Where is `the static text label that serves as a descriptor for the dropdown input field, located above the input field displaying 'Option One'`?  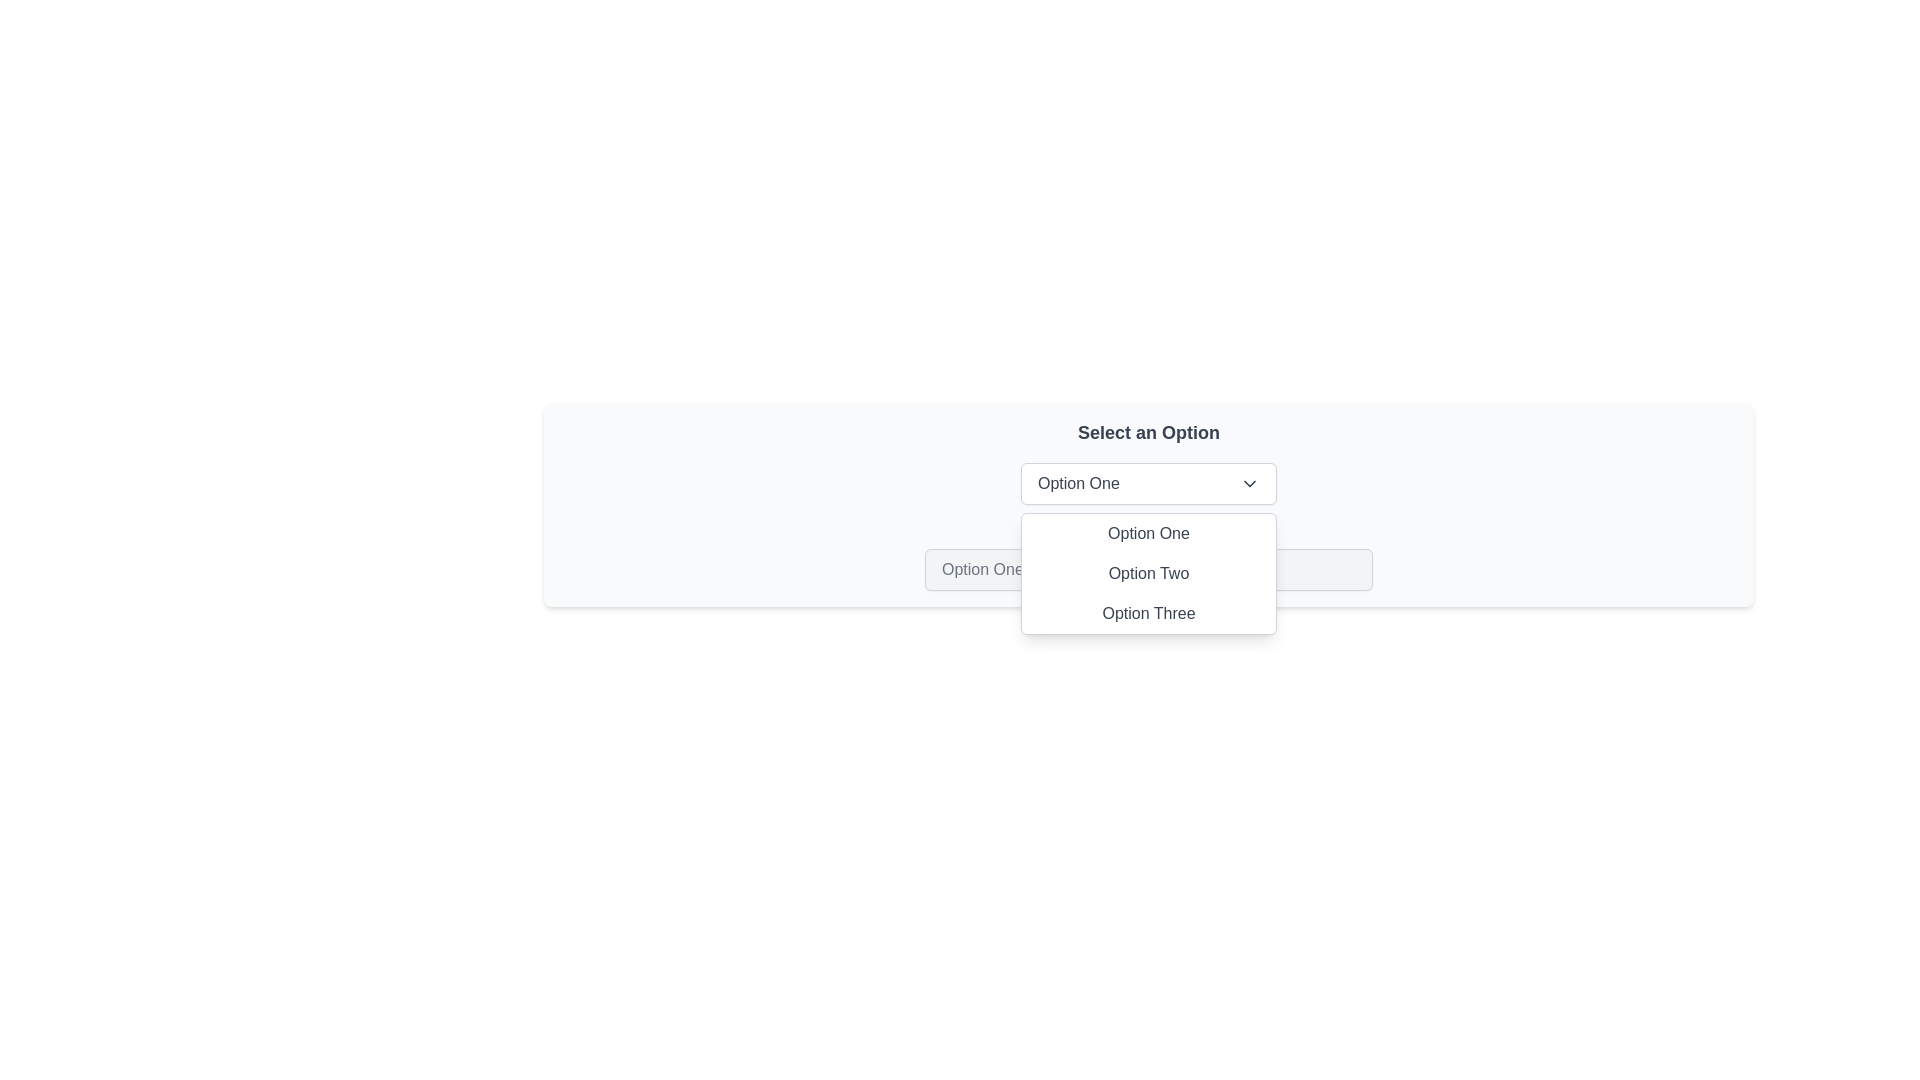
the static text label that serves as a descriptor for the dropdown input field, located above the input field displaying 'Option One' is located at coordinates (1148, 530).